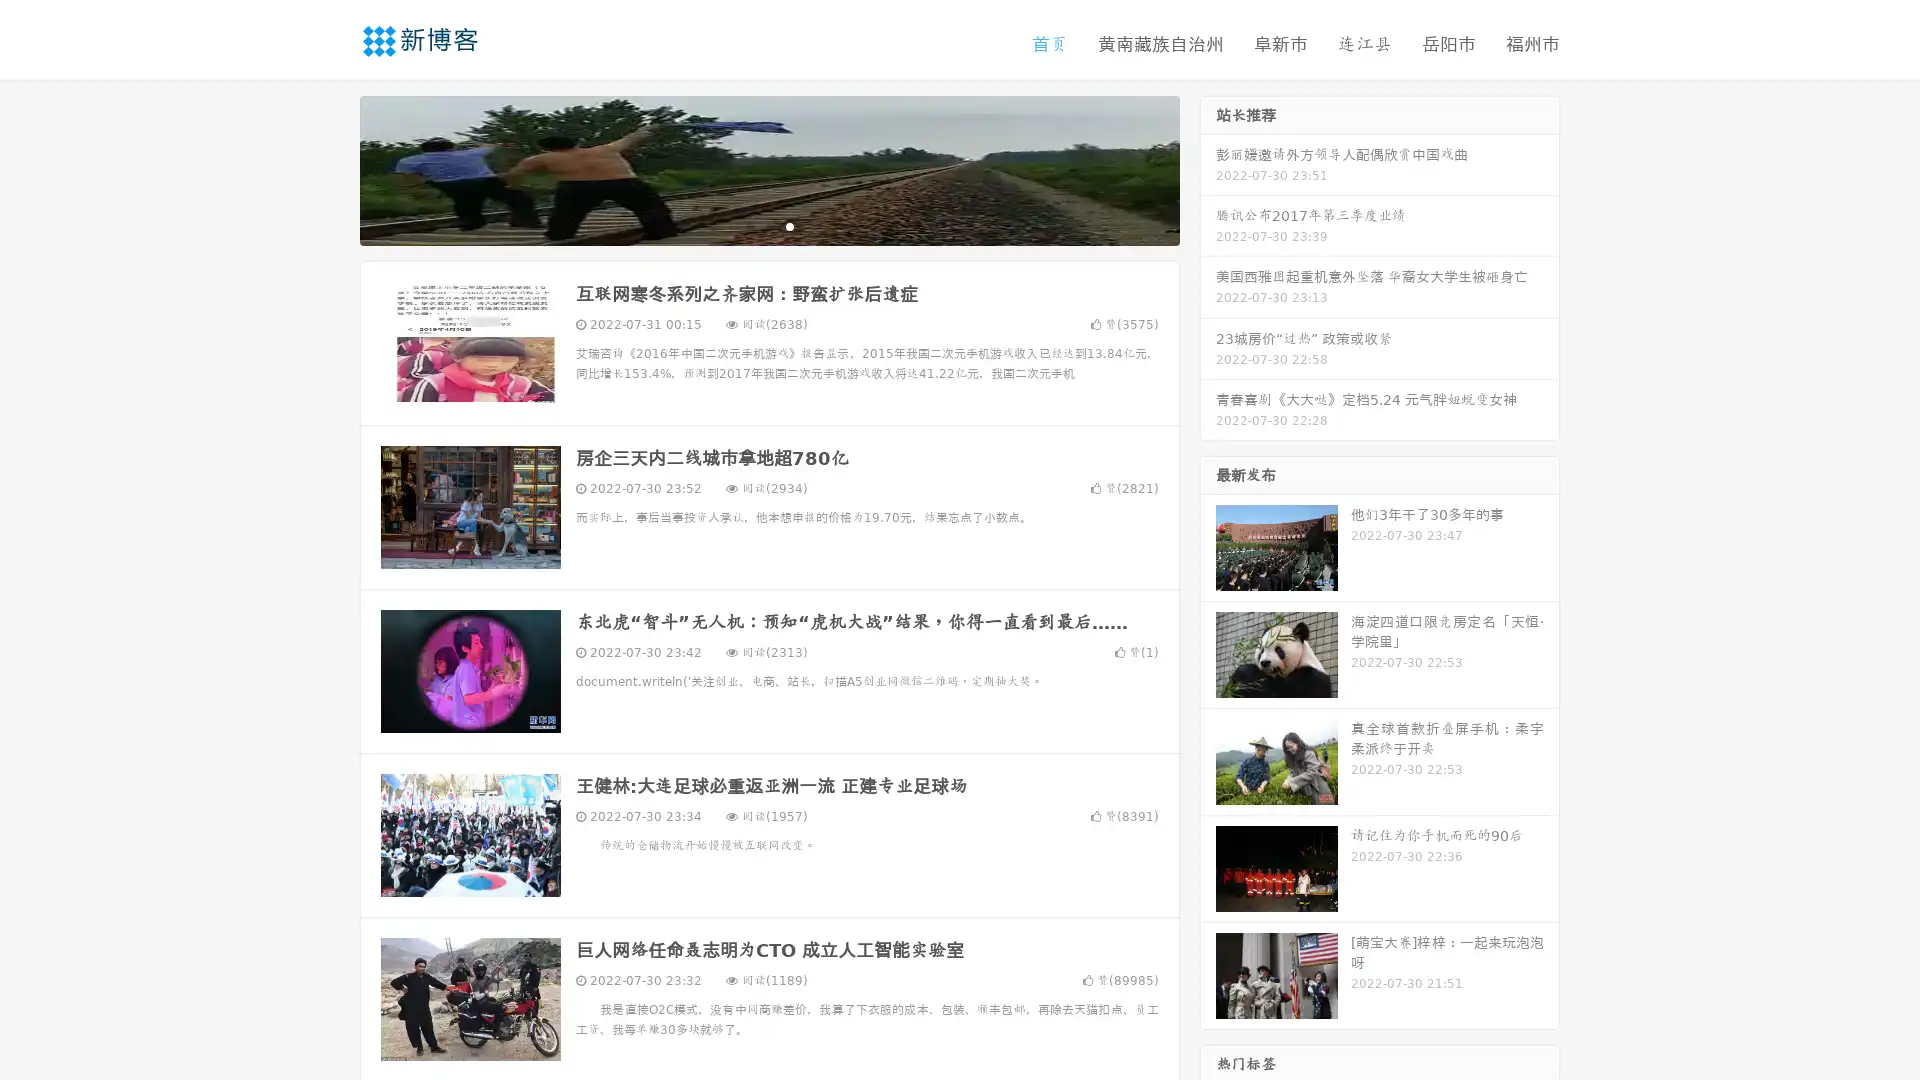  What do you see at coordinates (748, 225) in the screenshot?
I see `Go to slide 1` at bounding box center [748, 225].